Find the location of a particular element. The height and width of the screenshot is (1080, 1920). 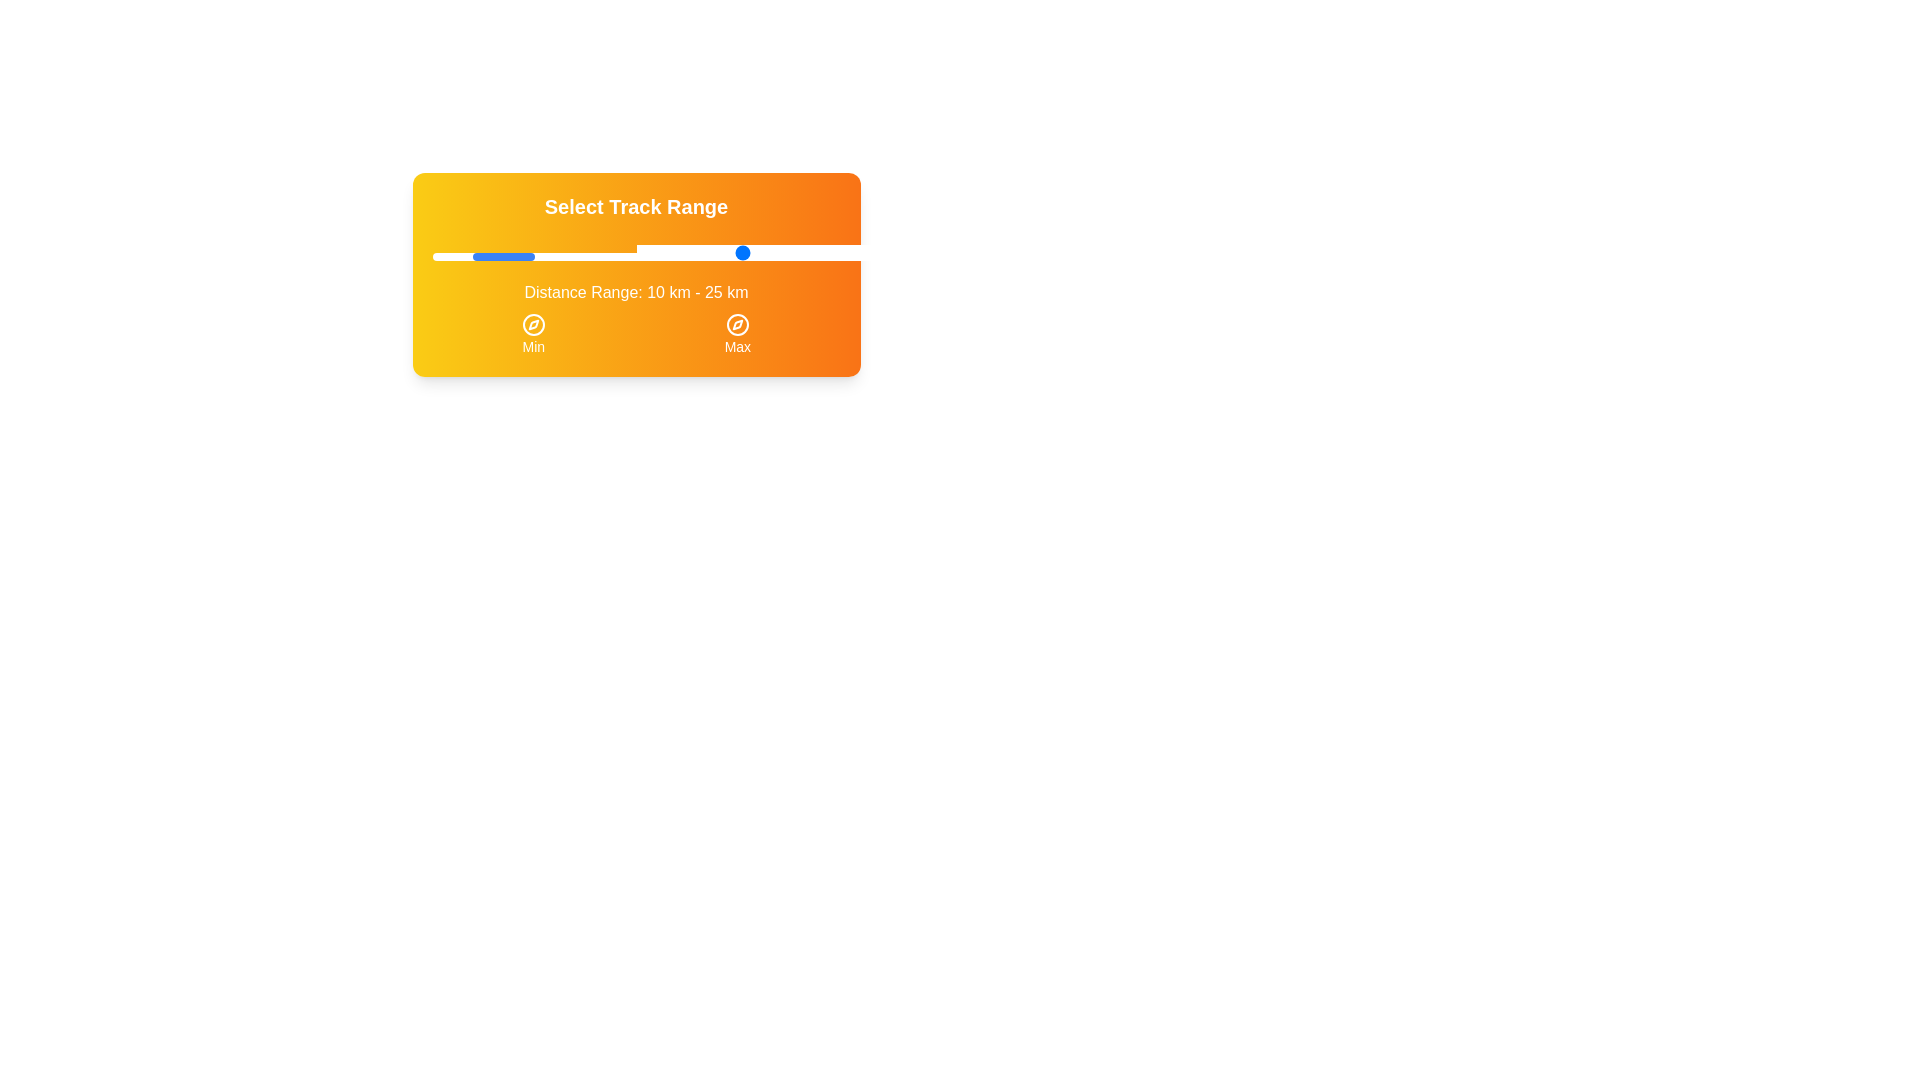

the slider is located at coordinates (749, 252).